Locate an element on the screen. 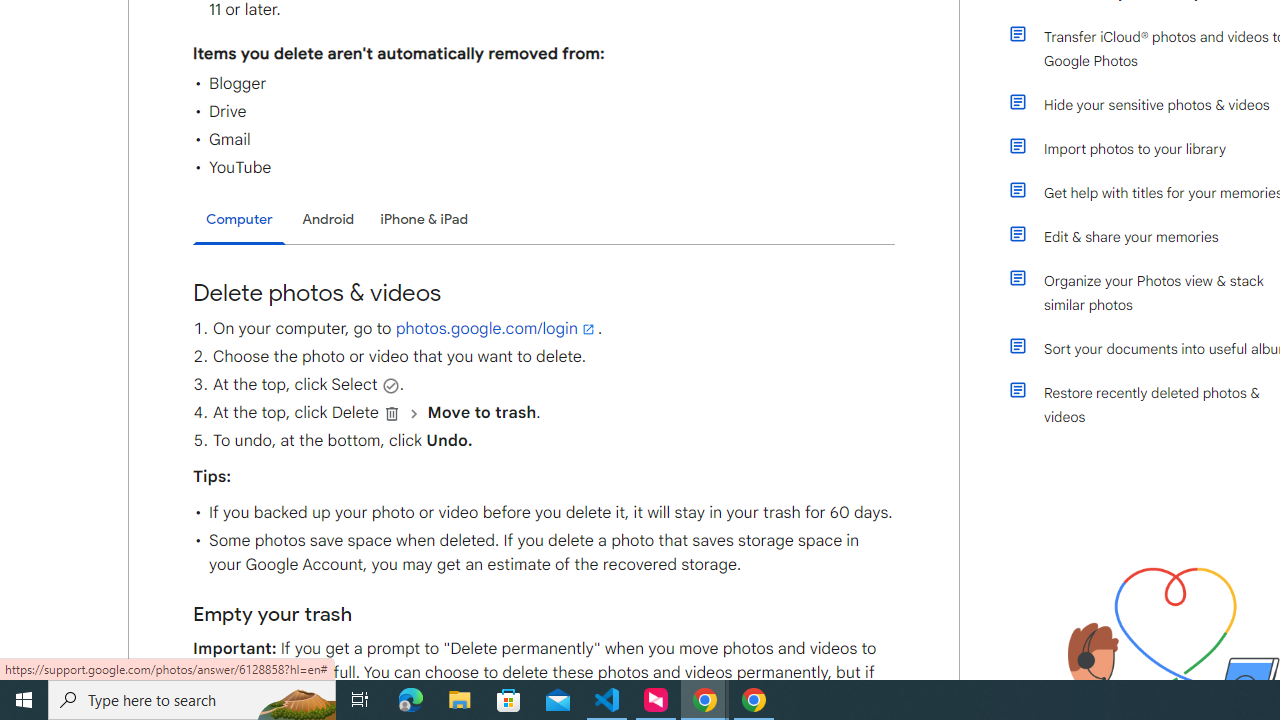  'Select' is located at coordinates (390, 385).